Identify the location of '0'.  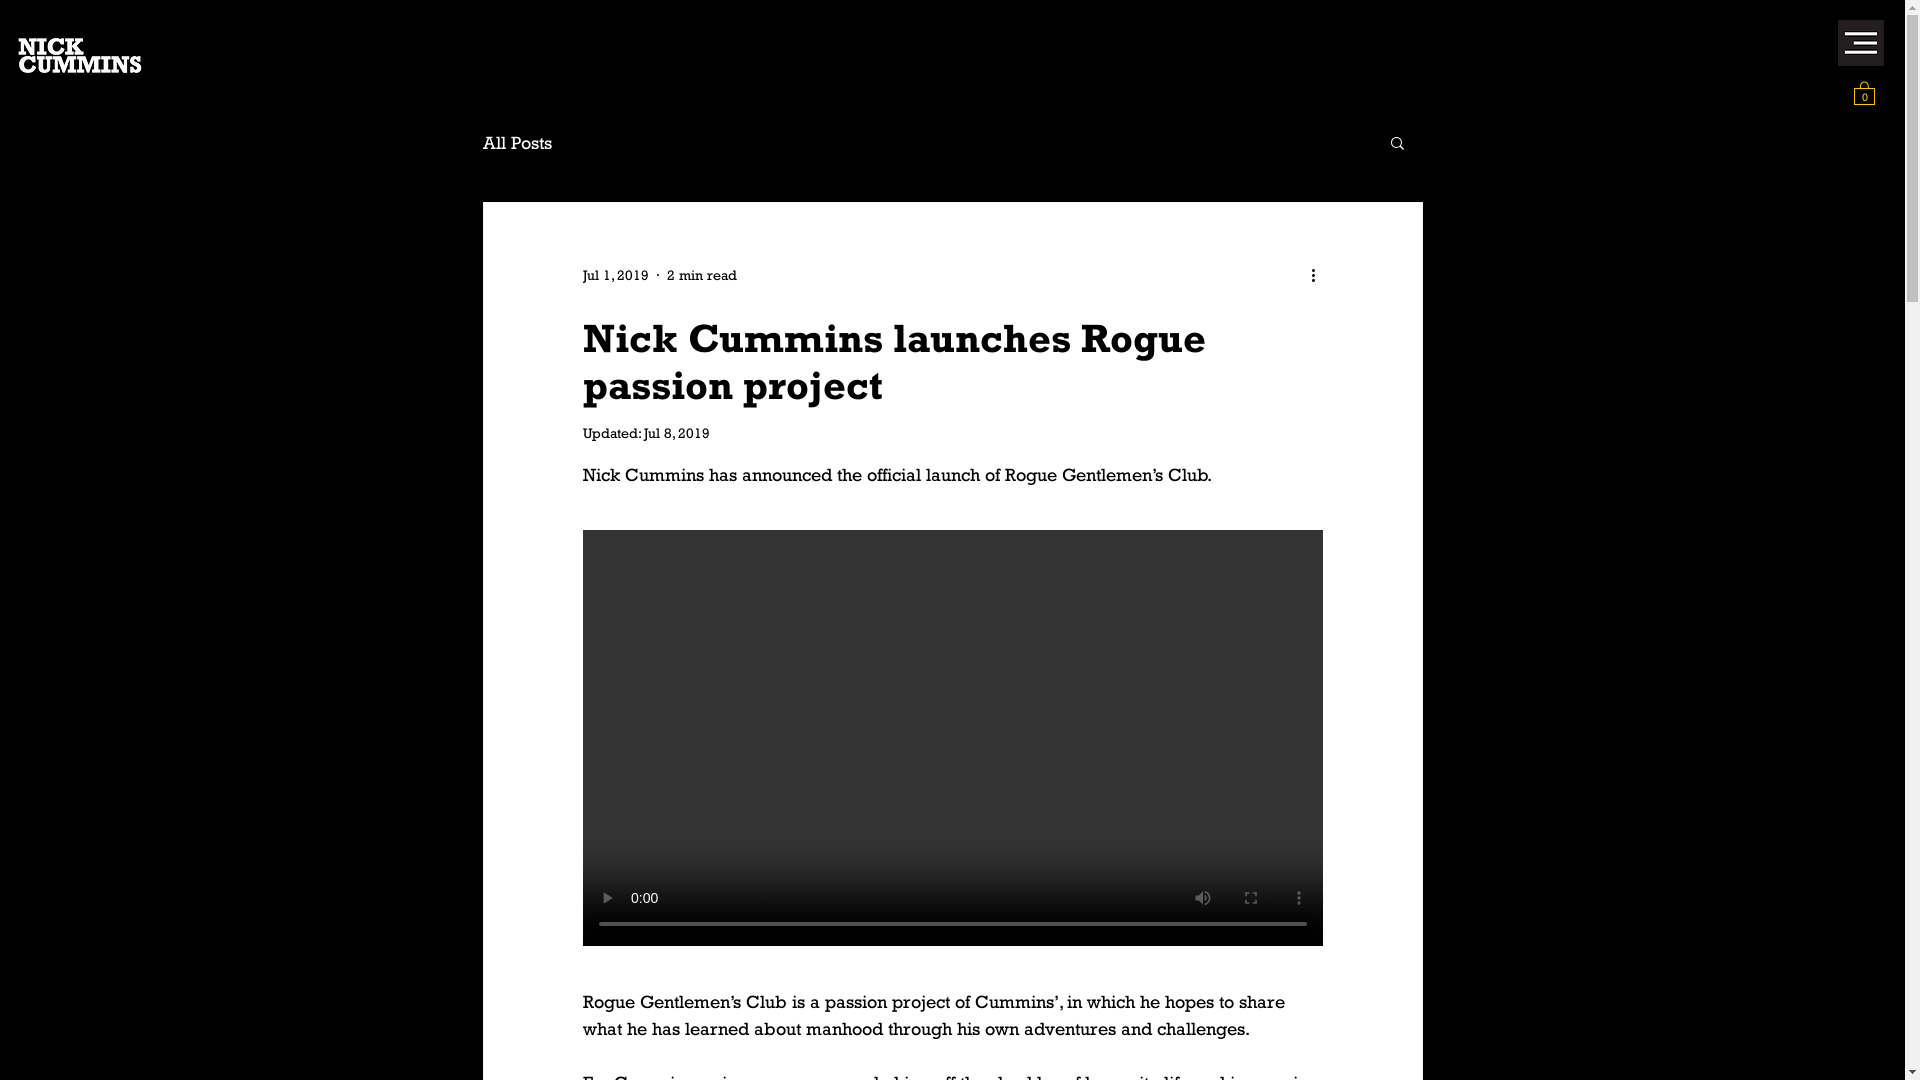
(1863, 92).